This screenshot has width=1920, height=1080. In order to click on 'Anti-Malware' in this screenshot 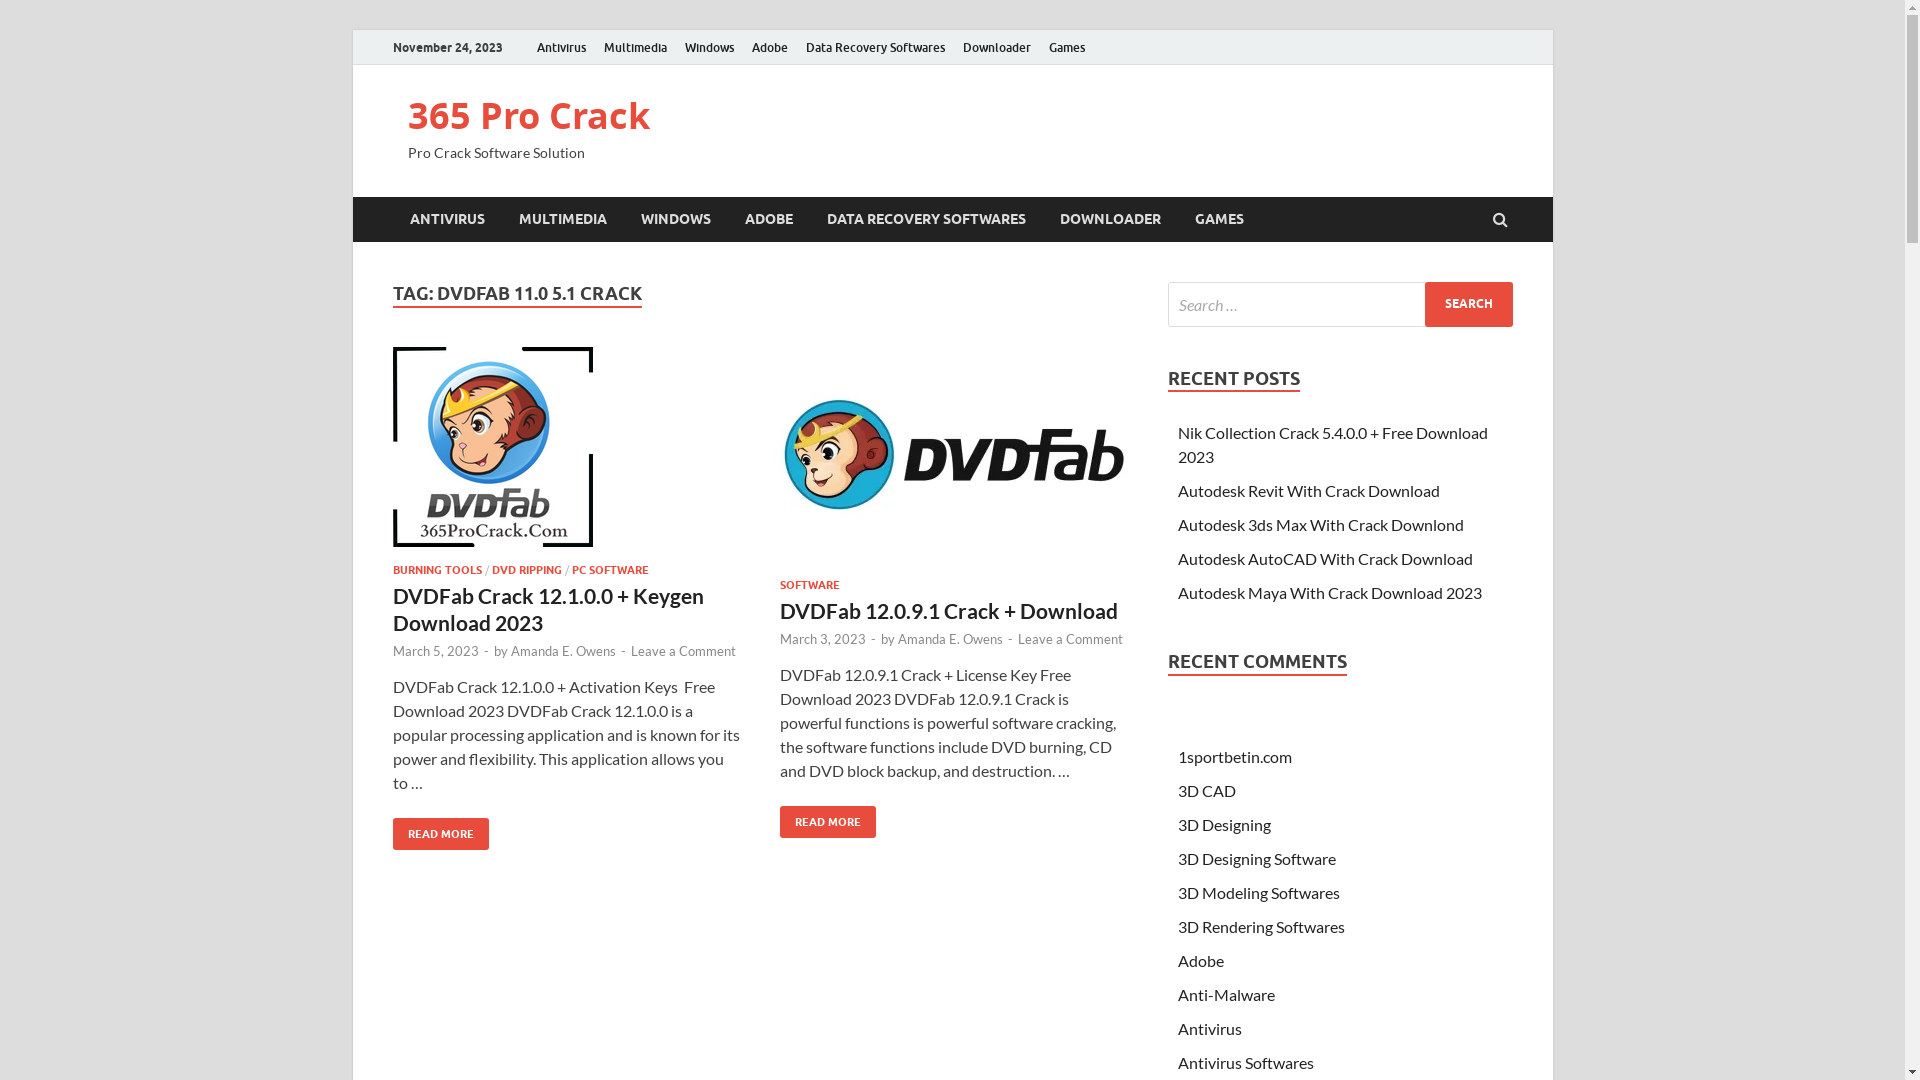, I will do `click(1225, 994)`.